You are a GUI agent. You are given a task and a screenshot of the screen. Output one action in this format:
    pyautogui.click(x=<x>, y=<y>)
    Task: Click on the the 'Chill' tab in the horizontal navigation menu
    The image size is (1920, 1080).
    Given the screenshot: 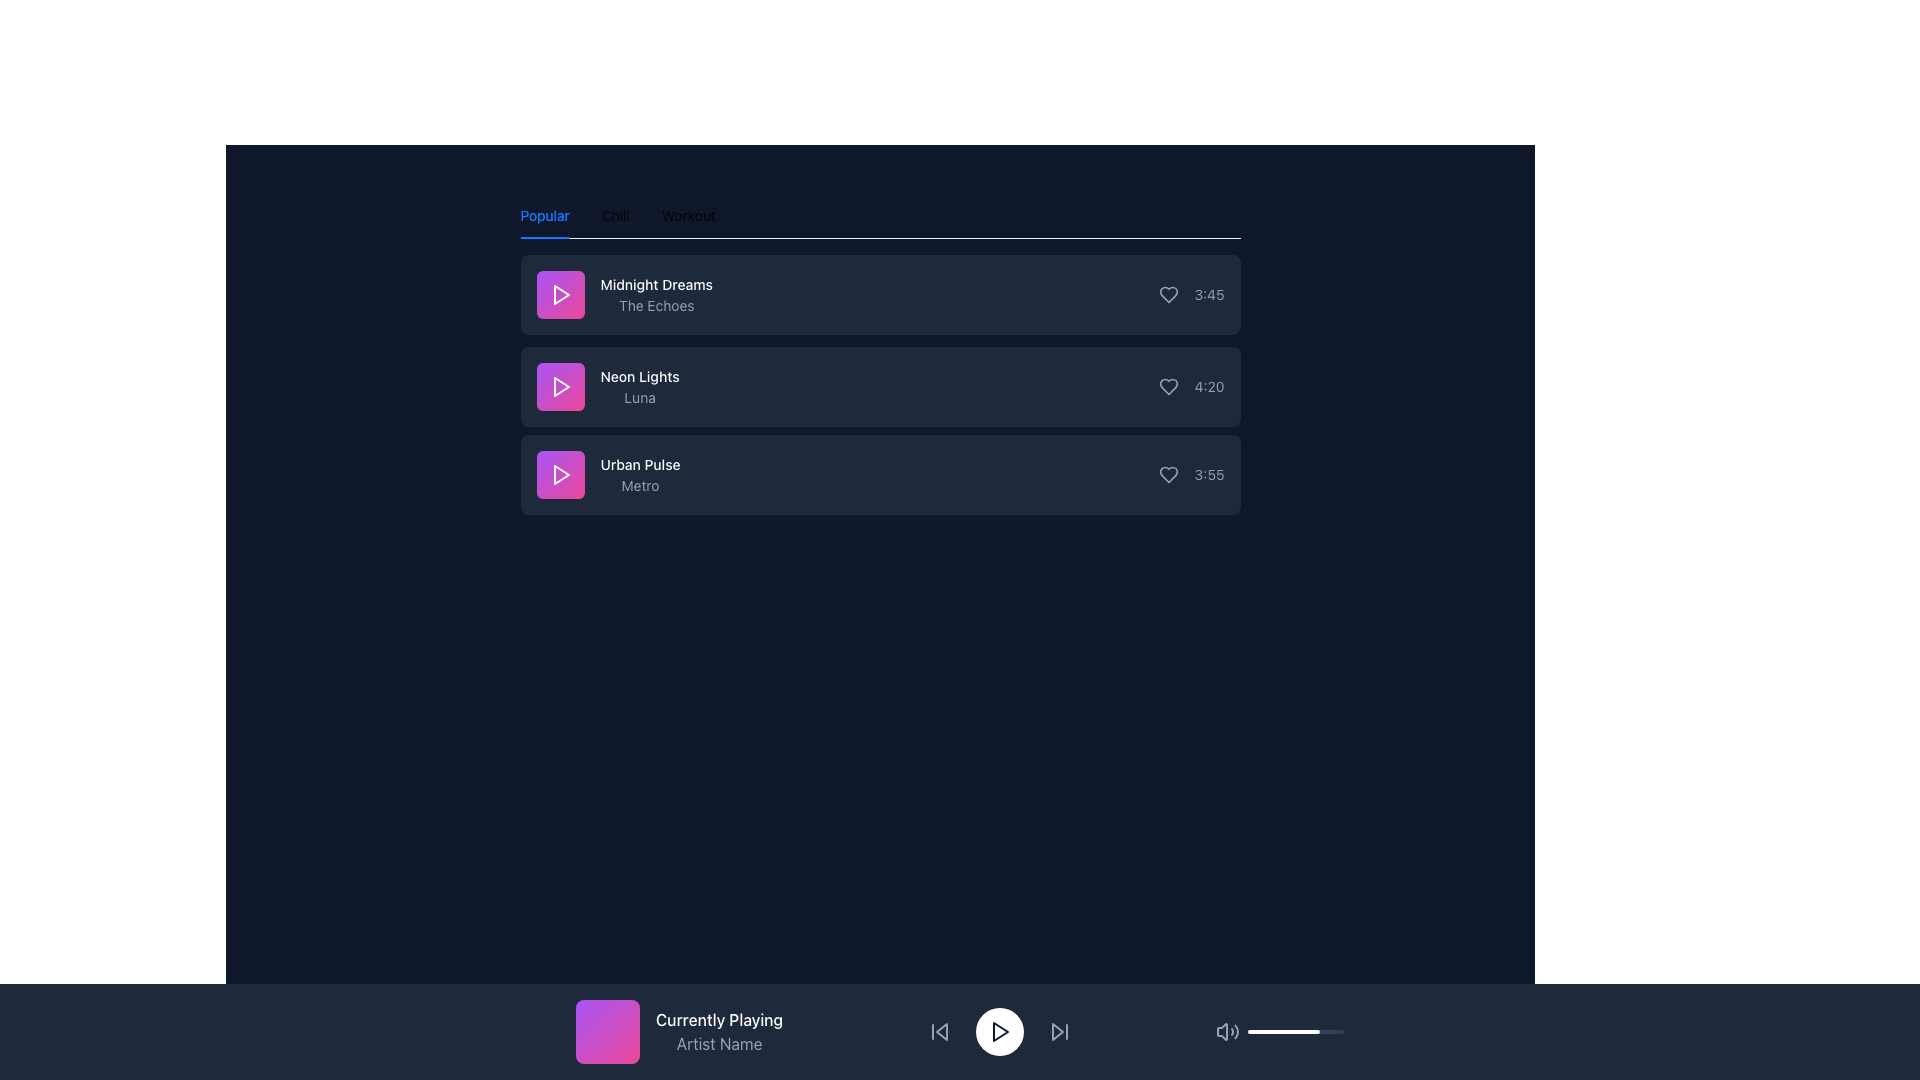 What is the action you would take?
    pyautogui.click(x=614, y=216)
    